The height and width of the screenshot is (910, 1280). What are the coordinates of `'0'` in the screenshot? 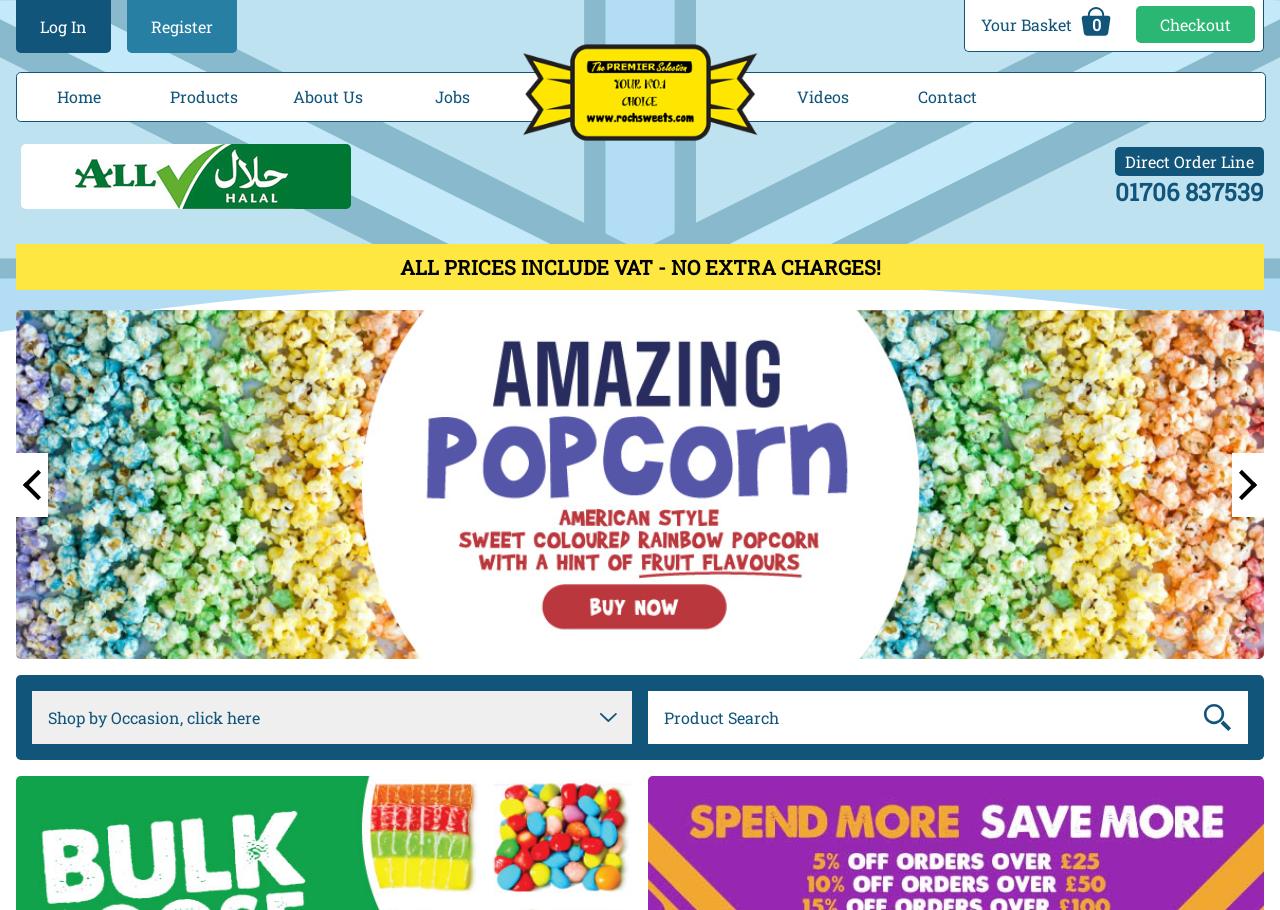 It's located at (1094, 23).